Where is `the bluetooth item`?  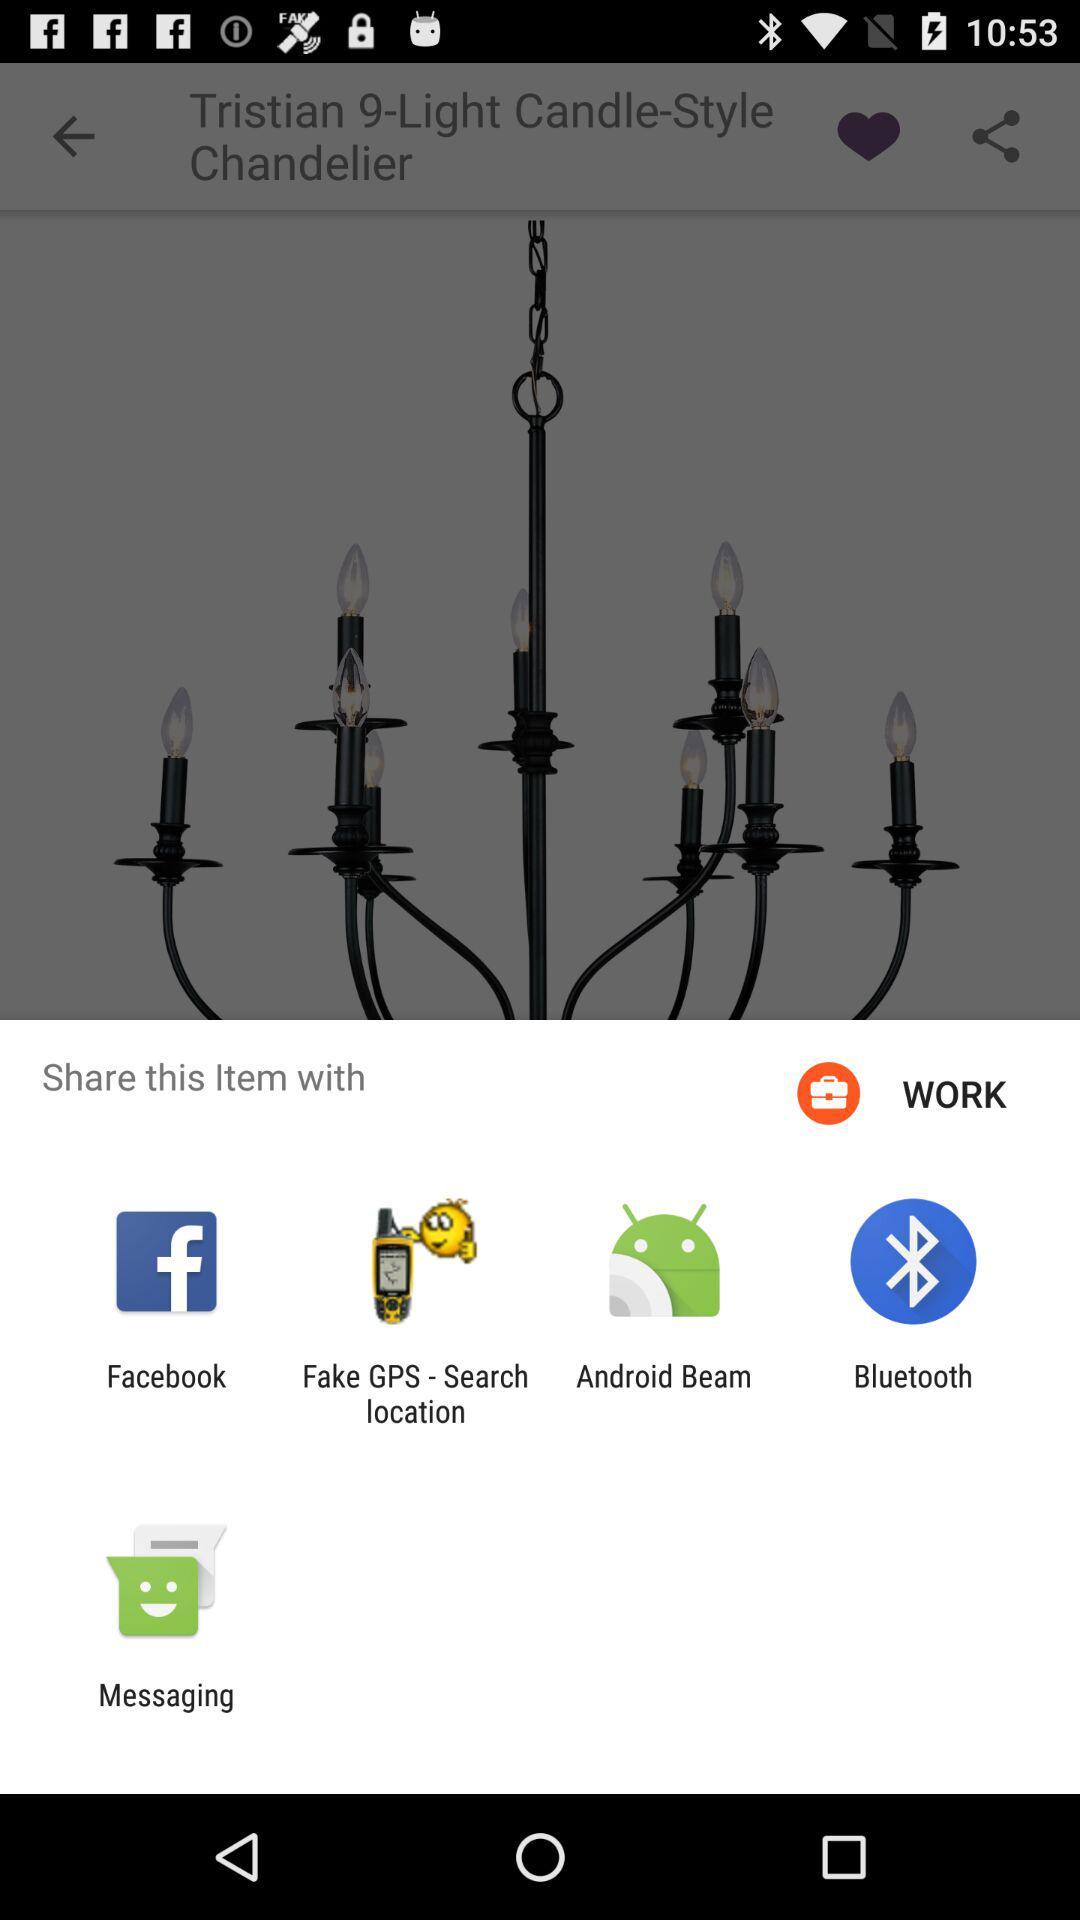 the bluetooth item is located at coordinates (913, 1392).